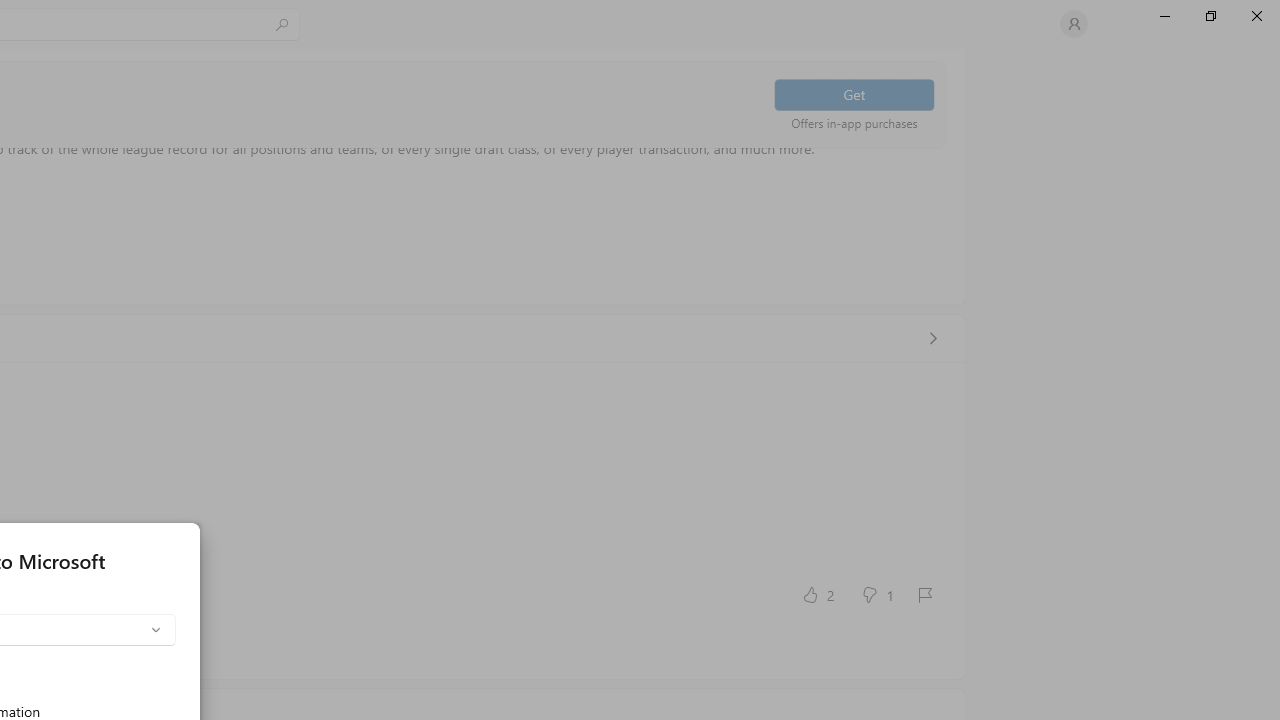  I want to click on 'Minimize Microsoft Store', so click(1164, 15).